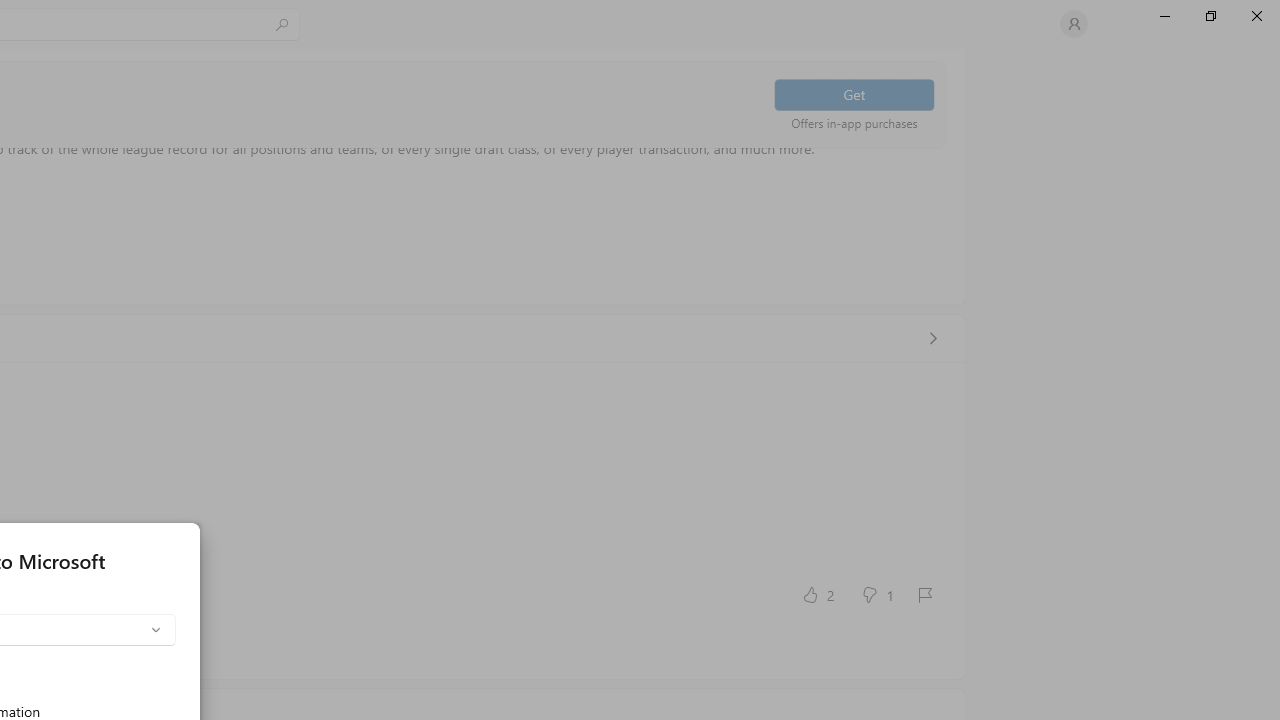  I want to click on 'Minimize Microsoft Store', so click(1164, 15).